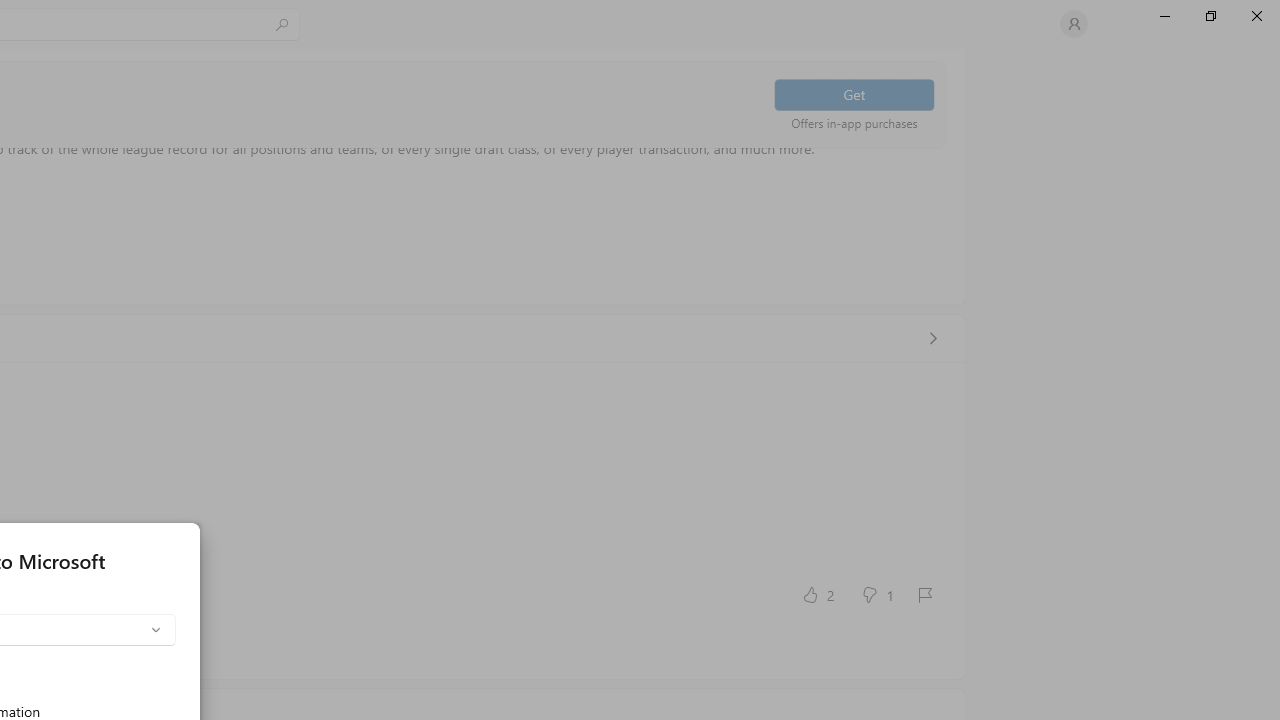  I want to click on 'Minimize Microsoft Store', so click(1164, 15).